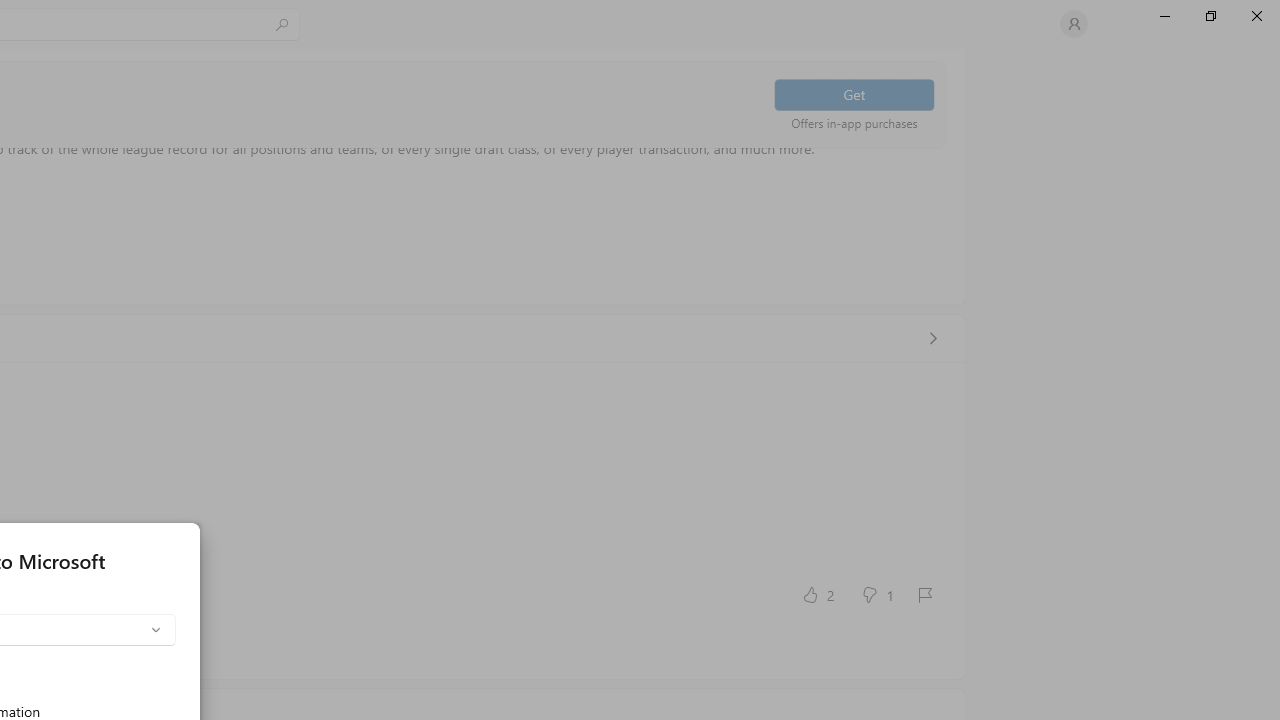  I want to click on 'Minimize Microsoft Store', so click(1164, 15).